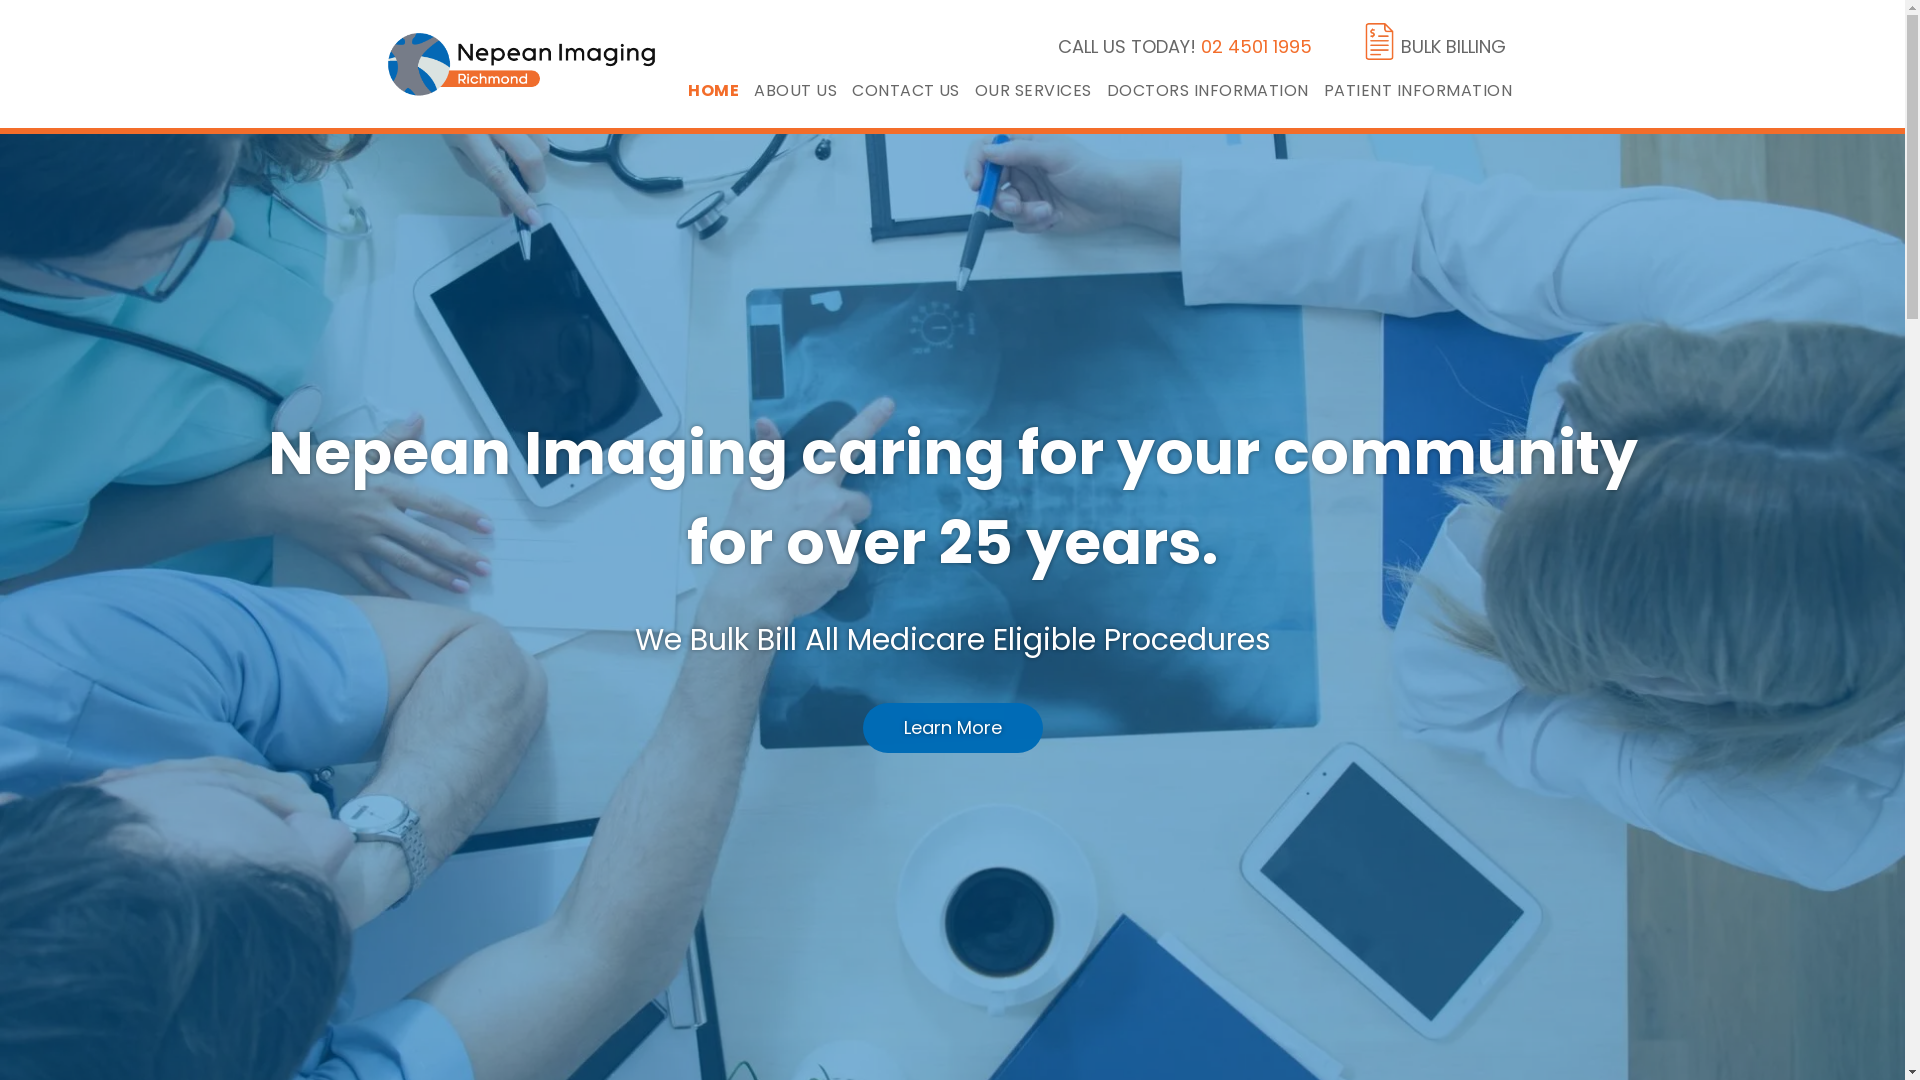 Image resolution: width=1920 pixels, height=1080 pixels. What do you see at coordinates (720, 90) in the screenshot?
I see `'HOME'` at bounding box center [720, 90].